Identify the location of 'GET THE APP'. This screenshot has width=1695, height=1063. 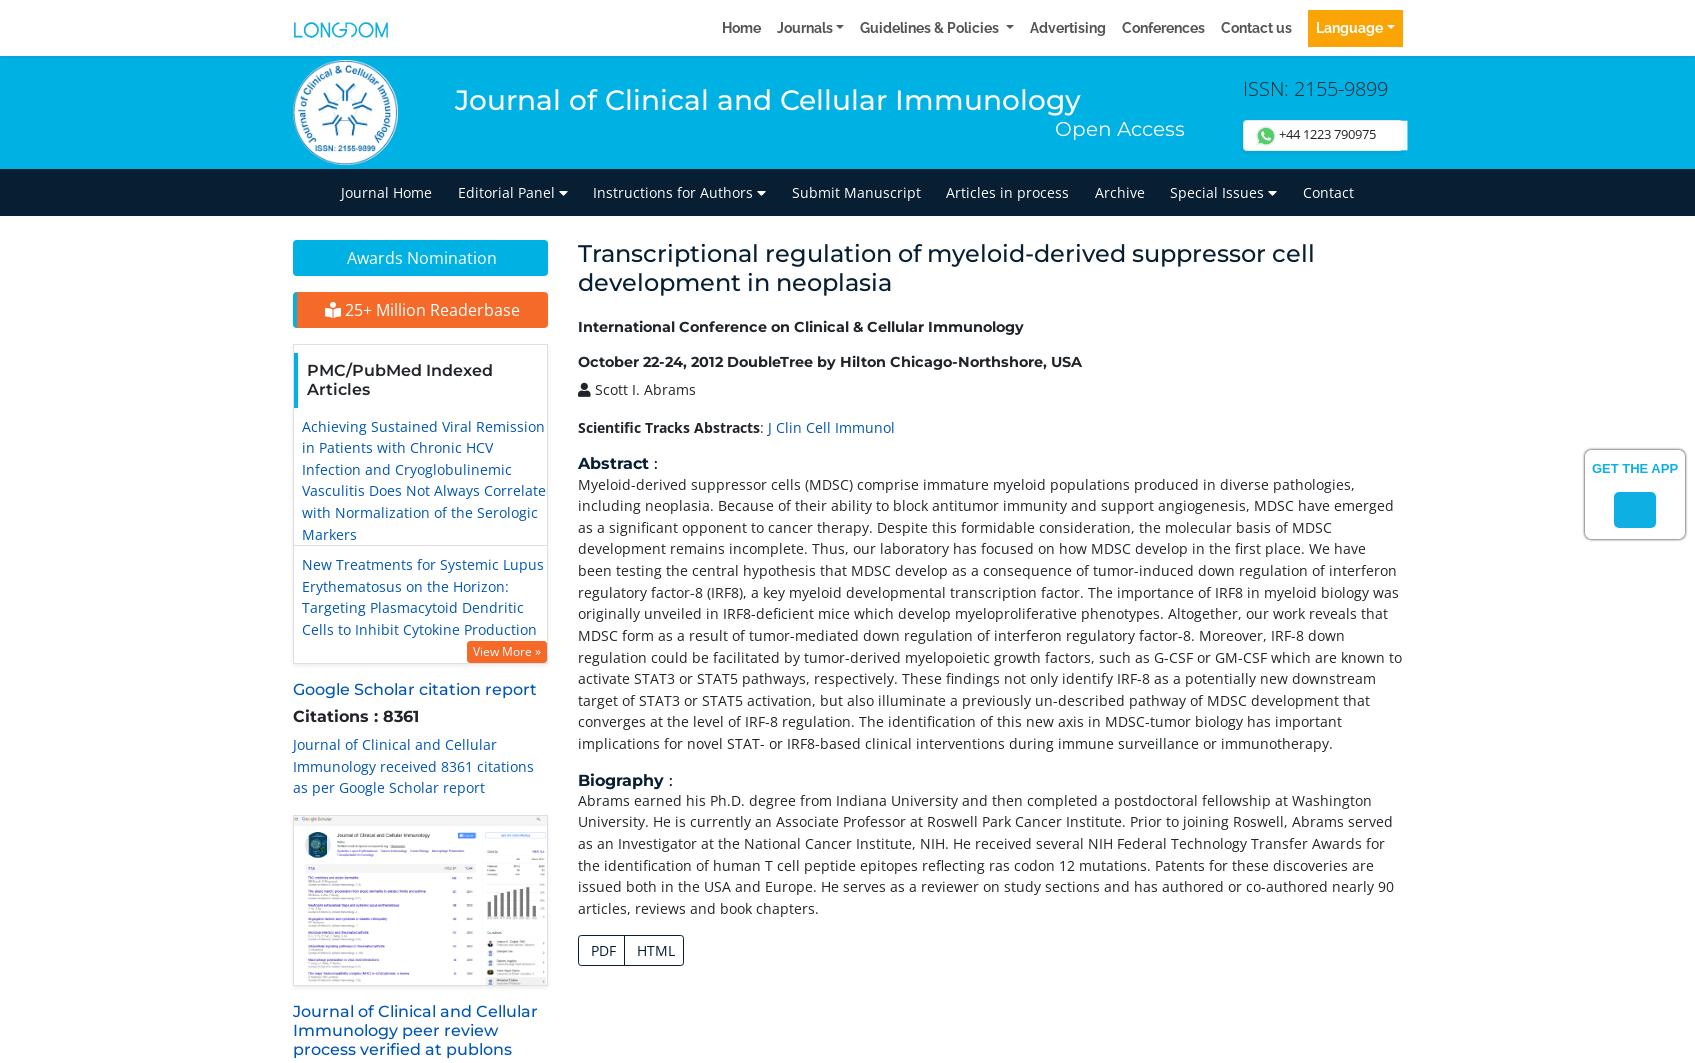
(1633, 468).